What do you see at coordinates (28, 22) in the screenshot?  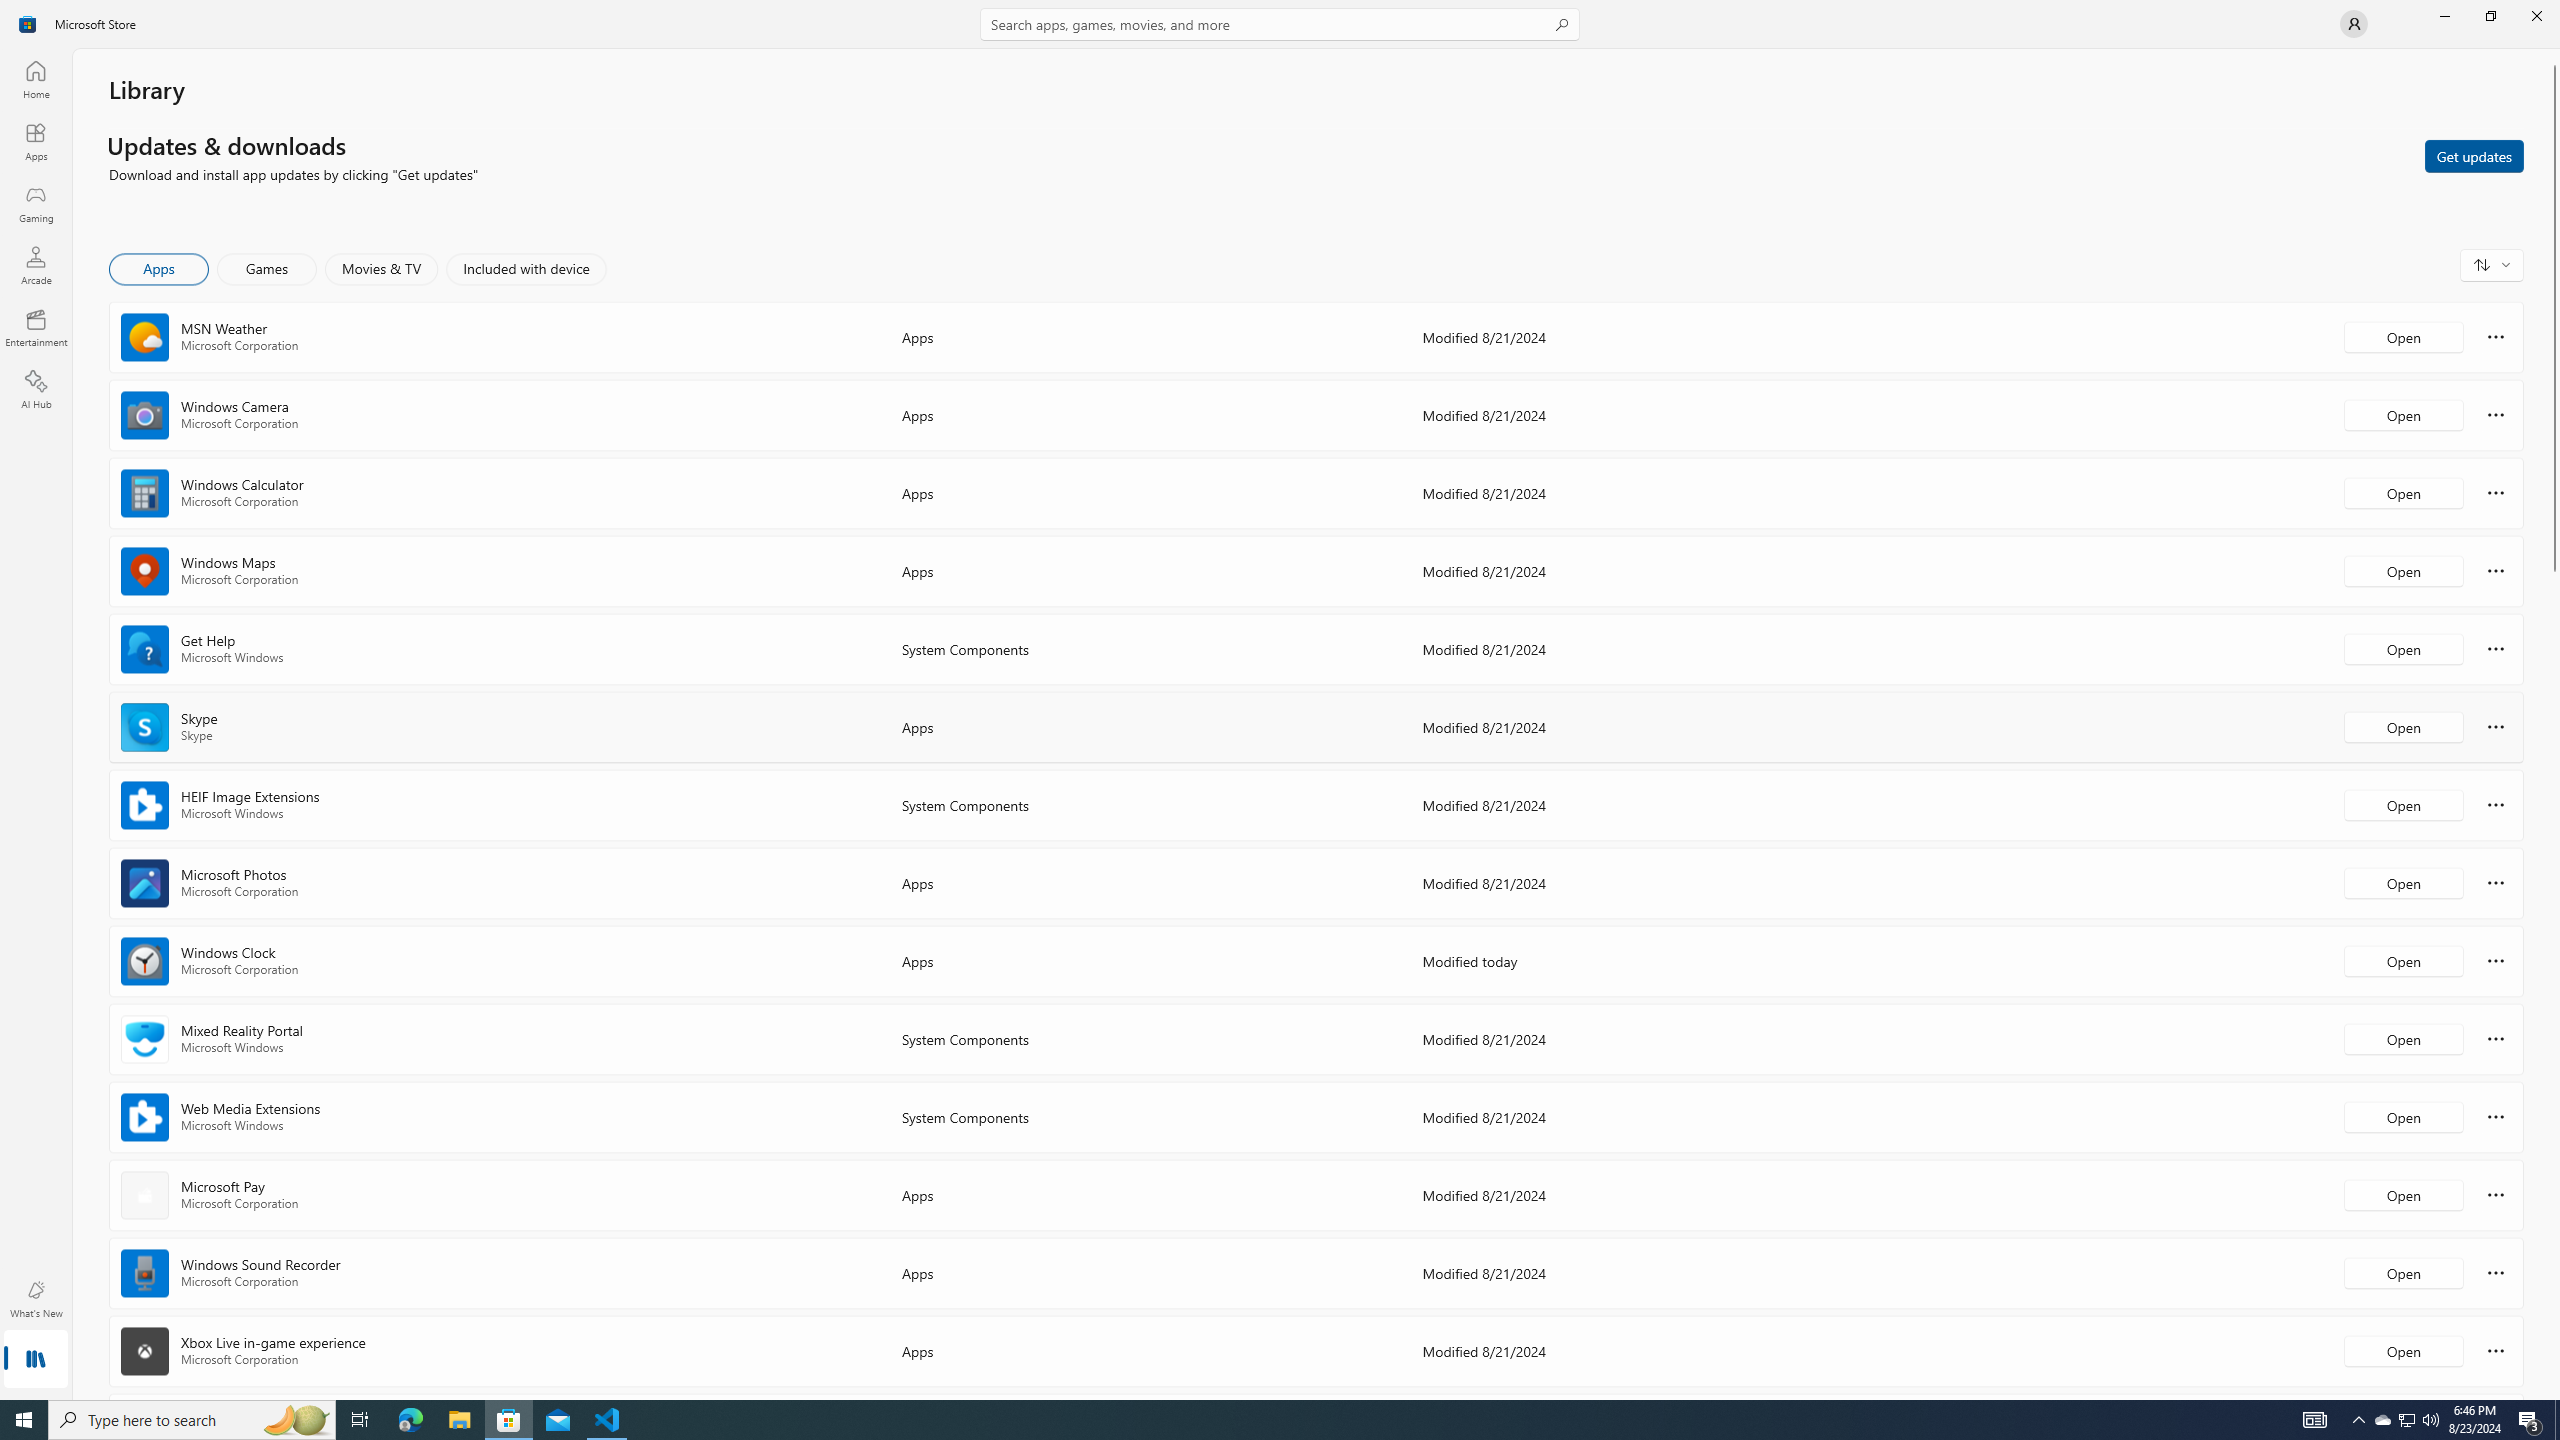 I see `'Class: Image'` at bounding box center [28, 22].